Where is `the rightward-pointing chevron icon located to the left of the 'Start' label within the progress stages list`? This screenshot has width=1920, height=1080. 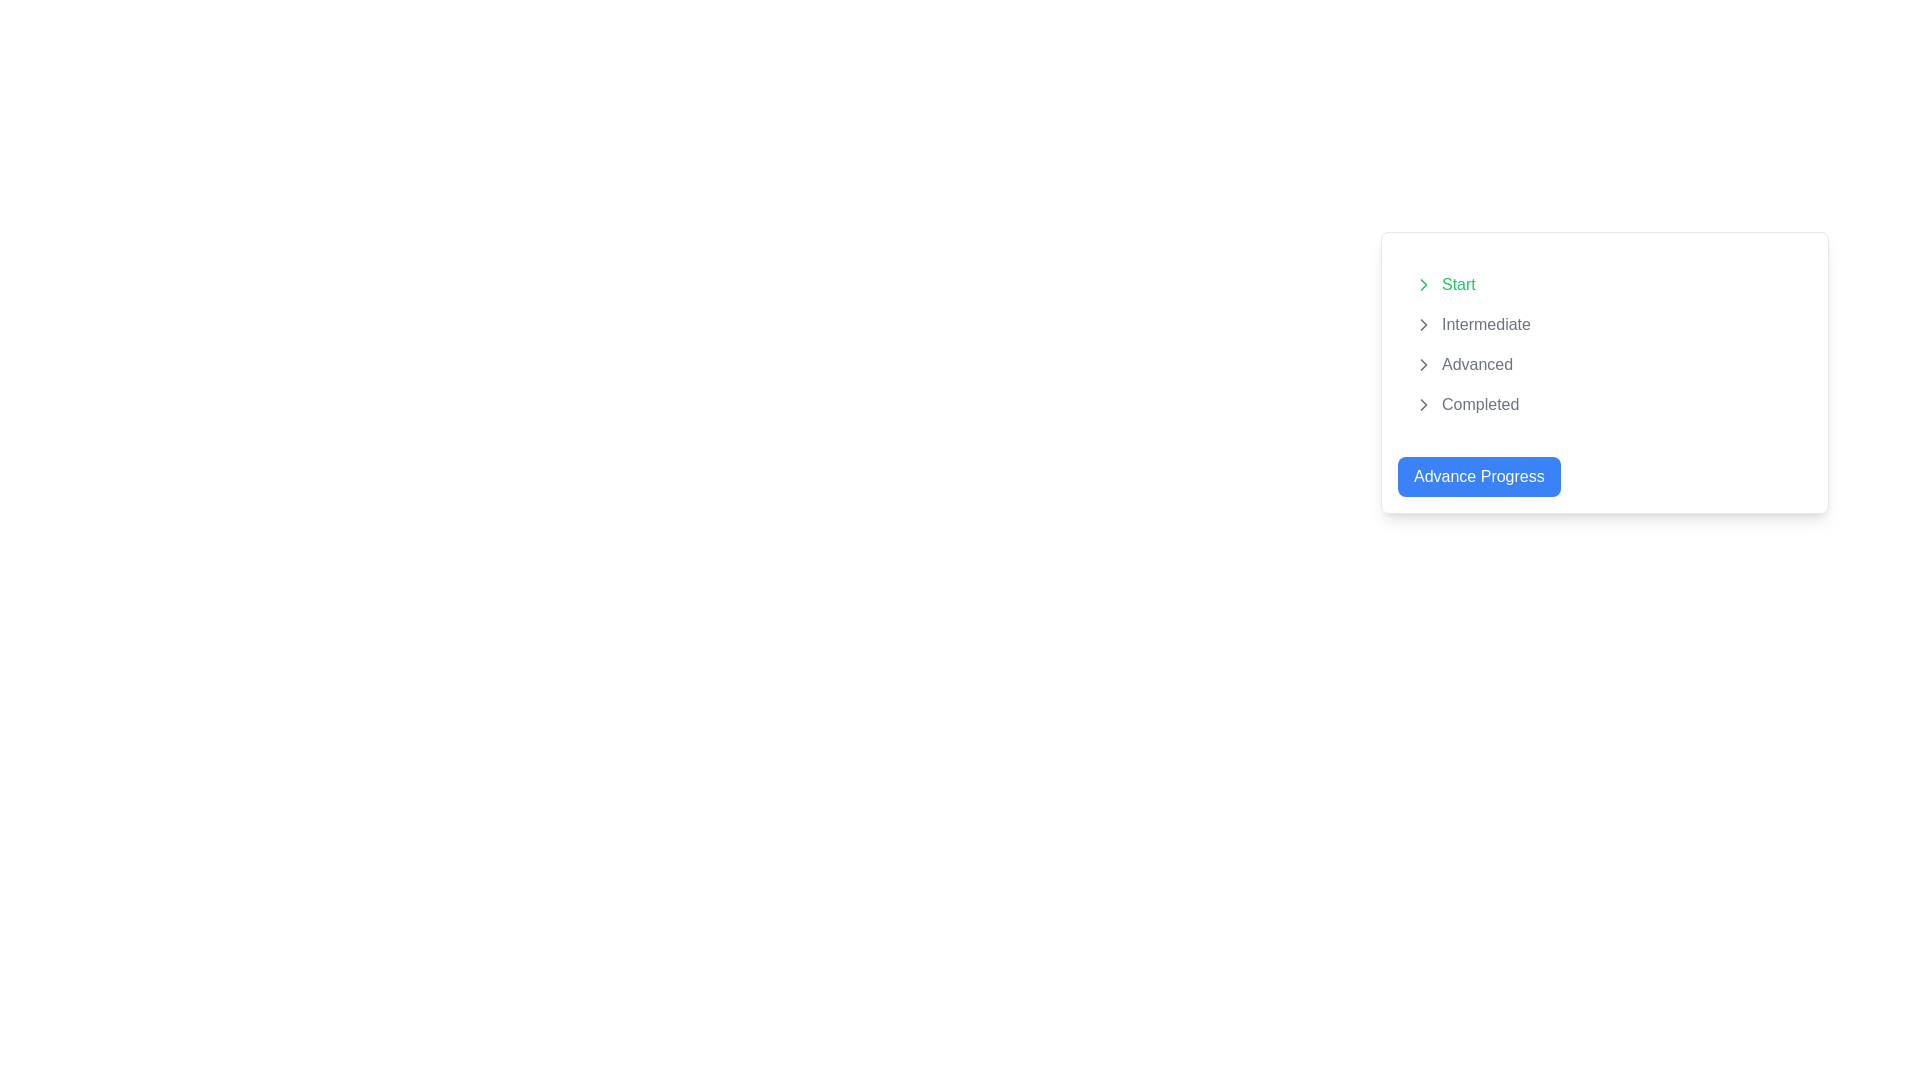
the rightward-pointing chevron icon located to the left of the 'Start' label within the progress stages list is located at coordinates (1423, 285).